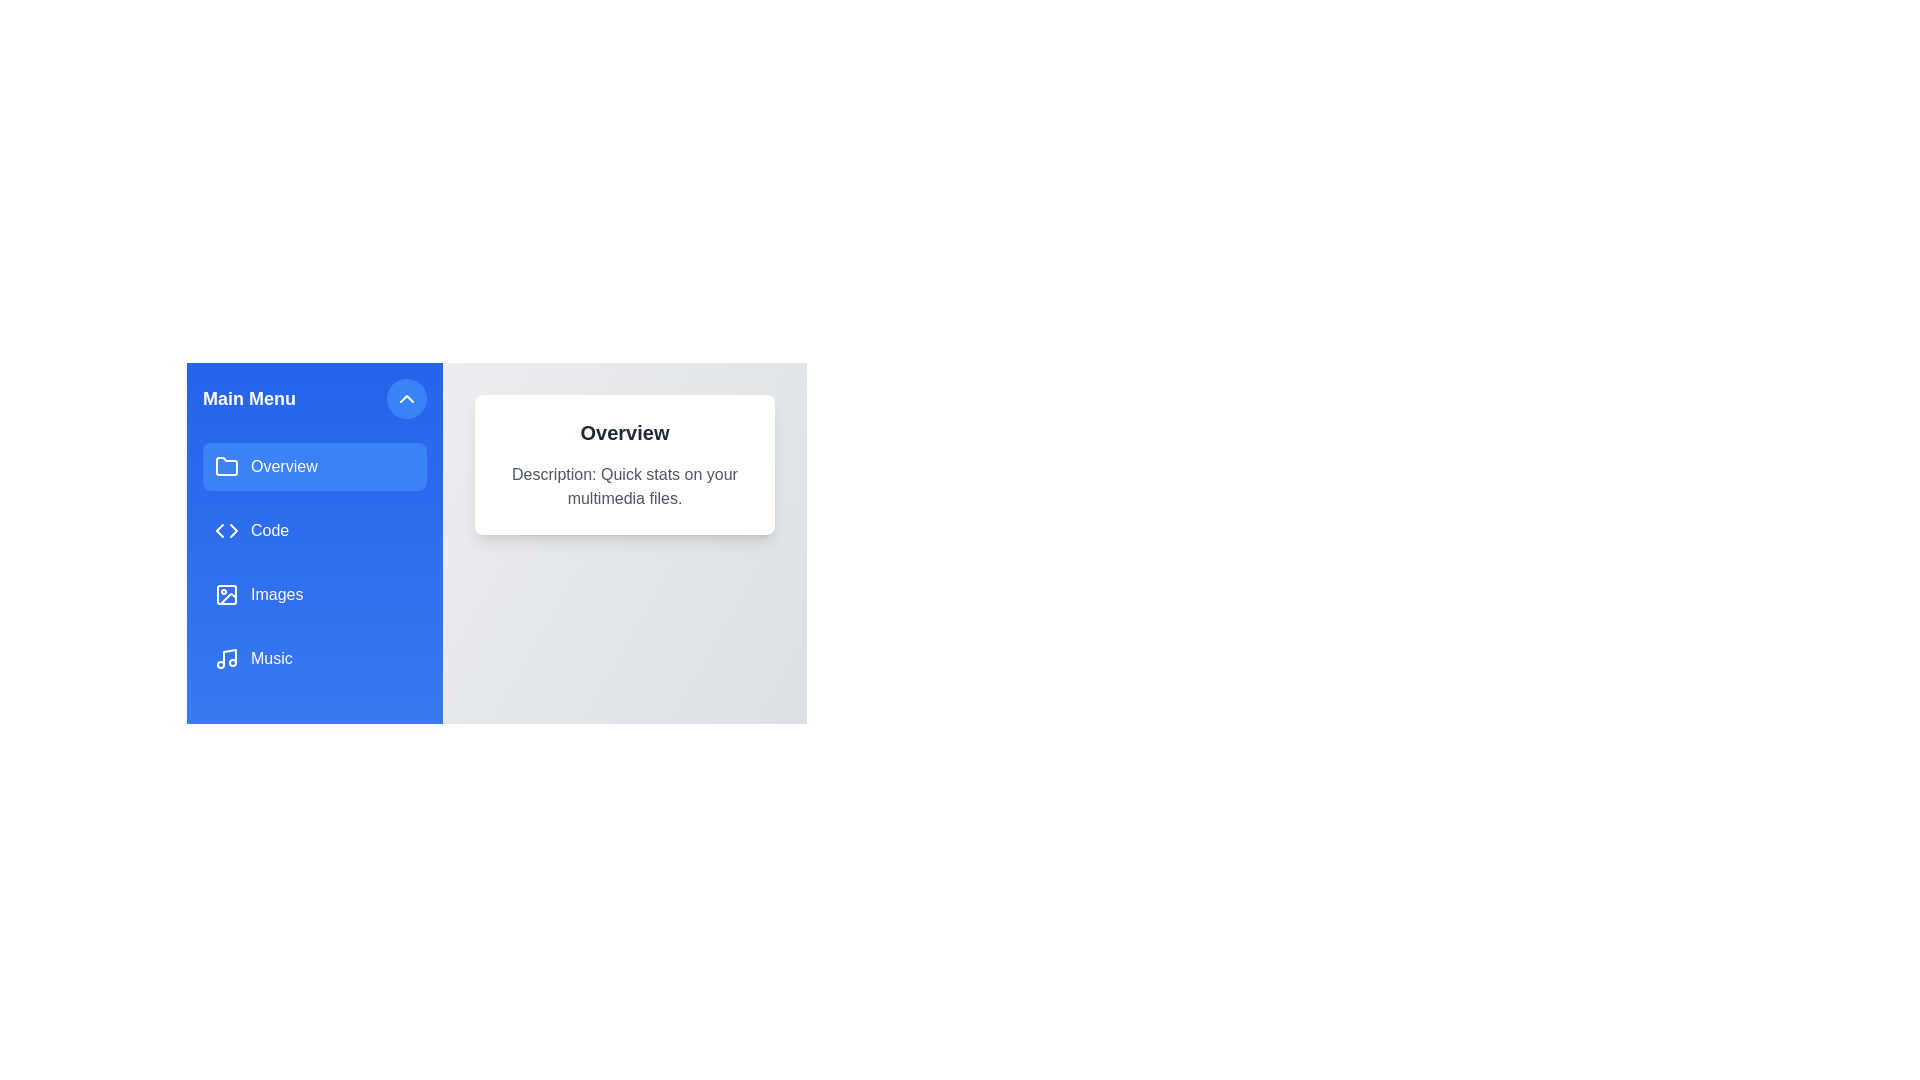 Image resolution: width=1920 pixels, height=1080 pixels. What do you see at coordinates (226, 530) in the screenshot?
I see `the icon displaying two inward-facing arrowheads located to the left of the 'Code' button in the left-side navigation menu by moving the cursor to its center point` at bounding box center [226, 530].